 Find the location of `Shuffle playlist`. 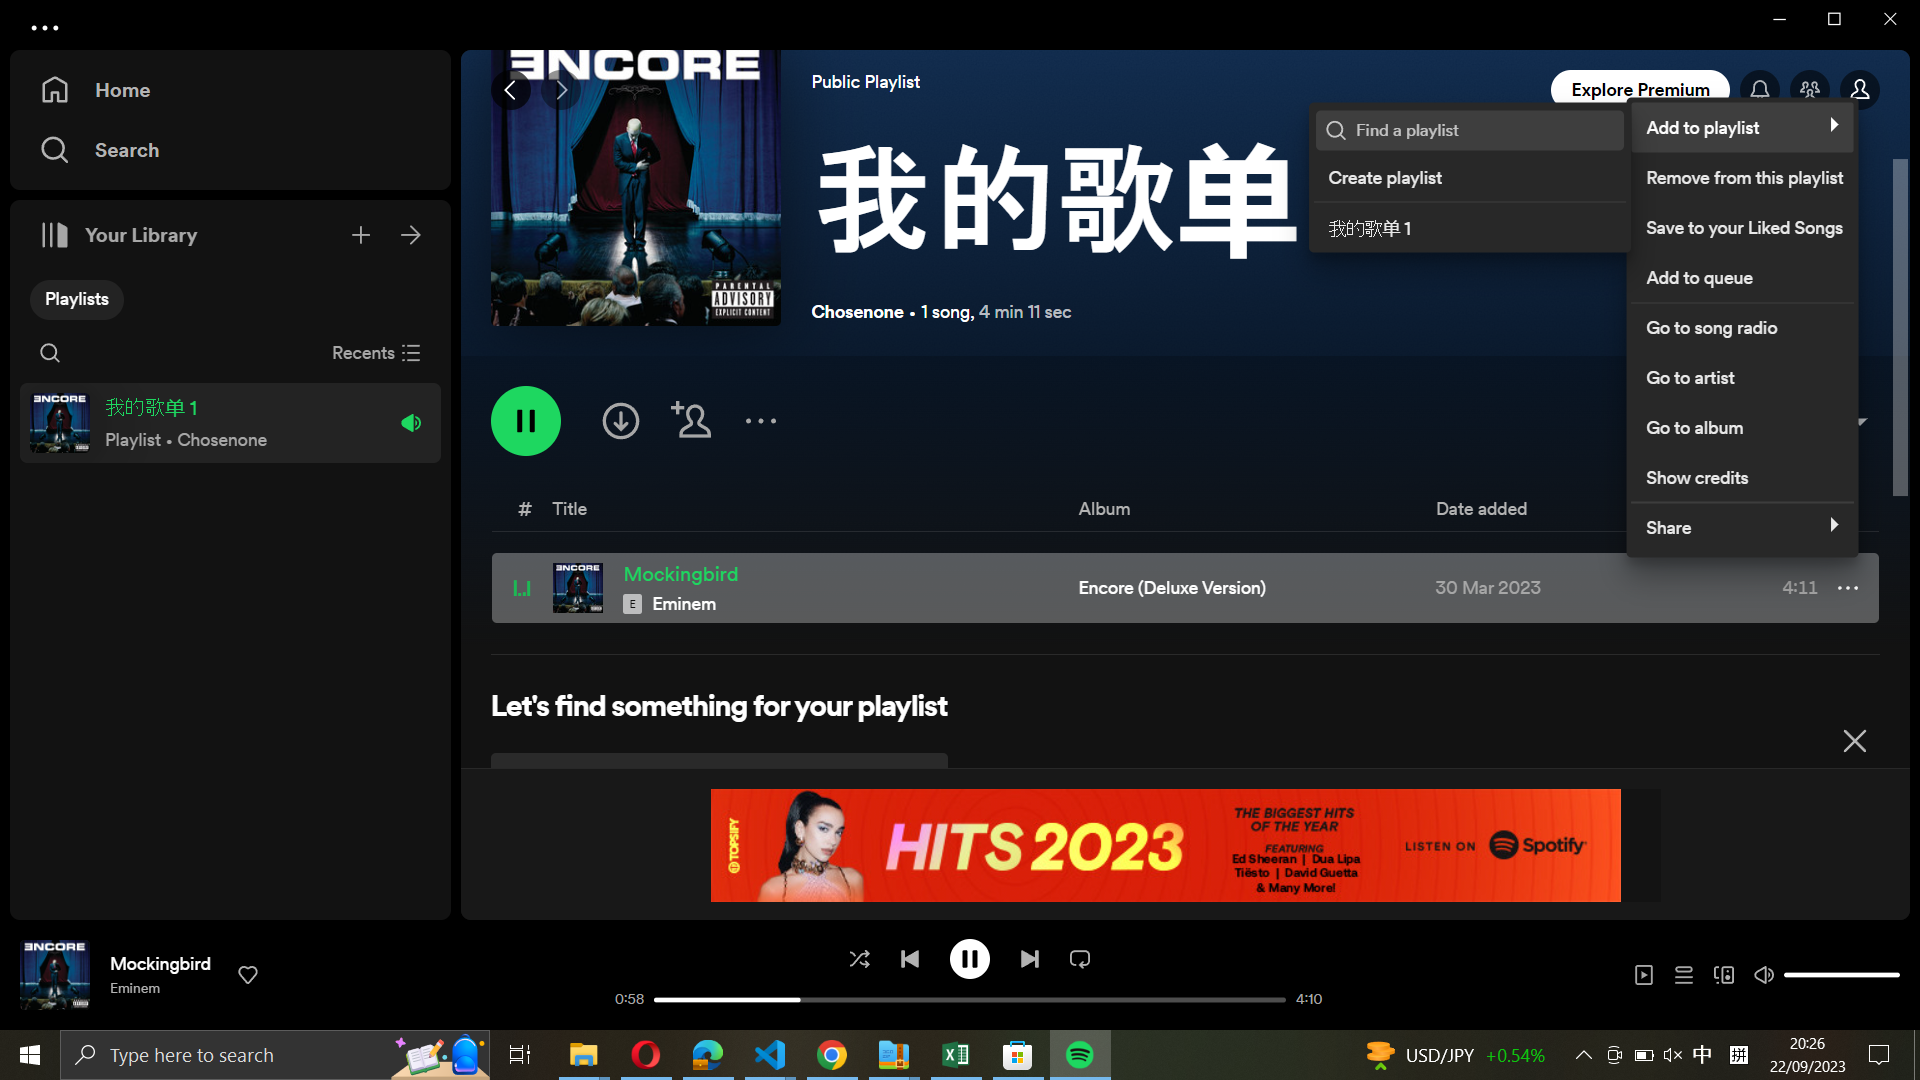

Shuffle playlist is located at coordinates (858, 957).